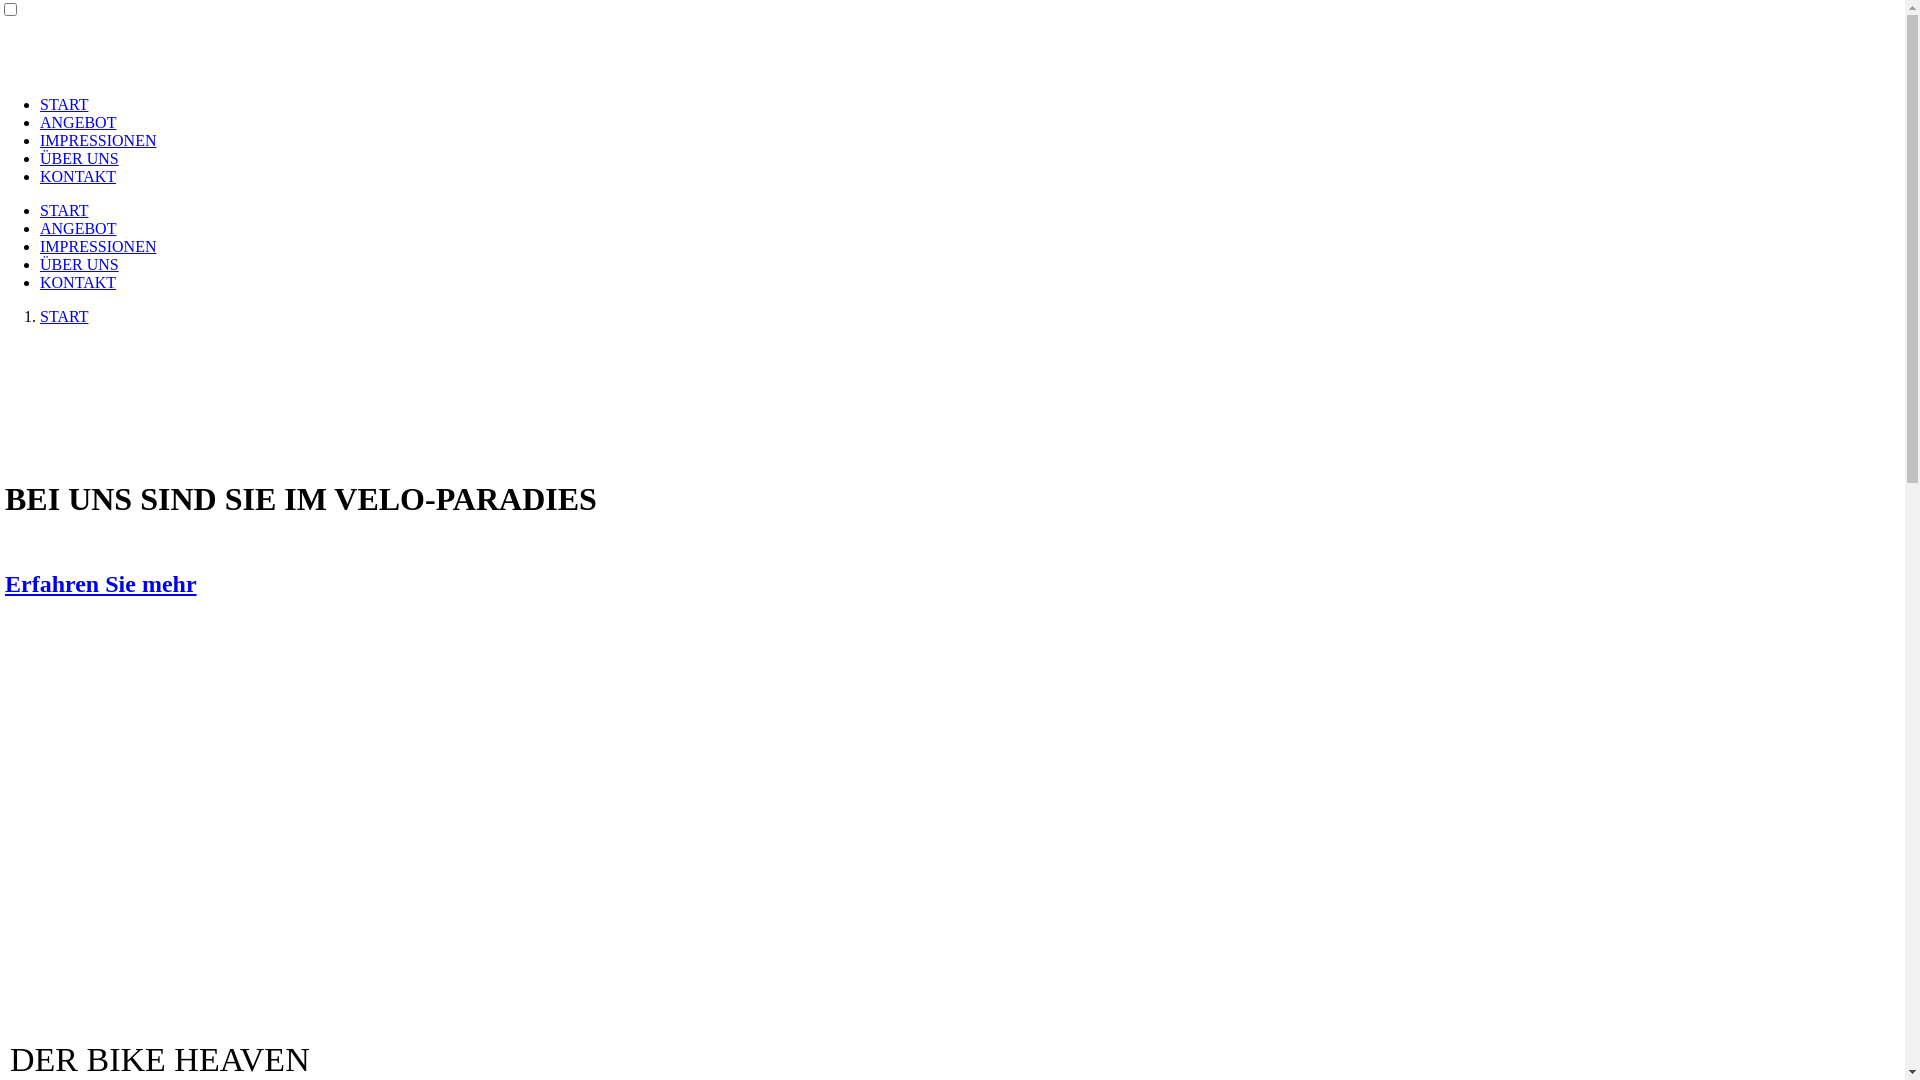 The height and width of the screenshot is (1080, 1920). What do you see at coordinates (77, 122) in the screenshot?
I see `'ANGEBOT'` at bounding box center [77, 122].